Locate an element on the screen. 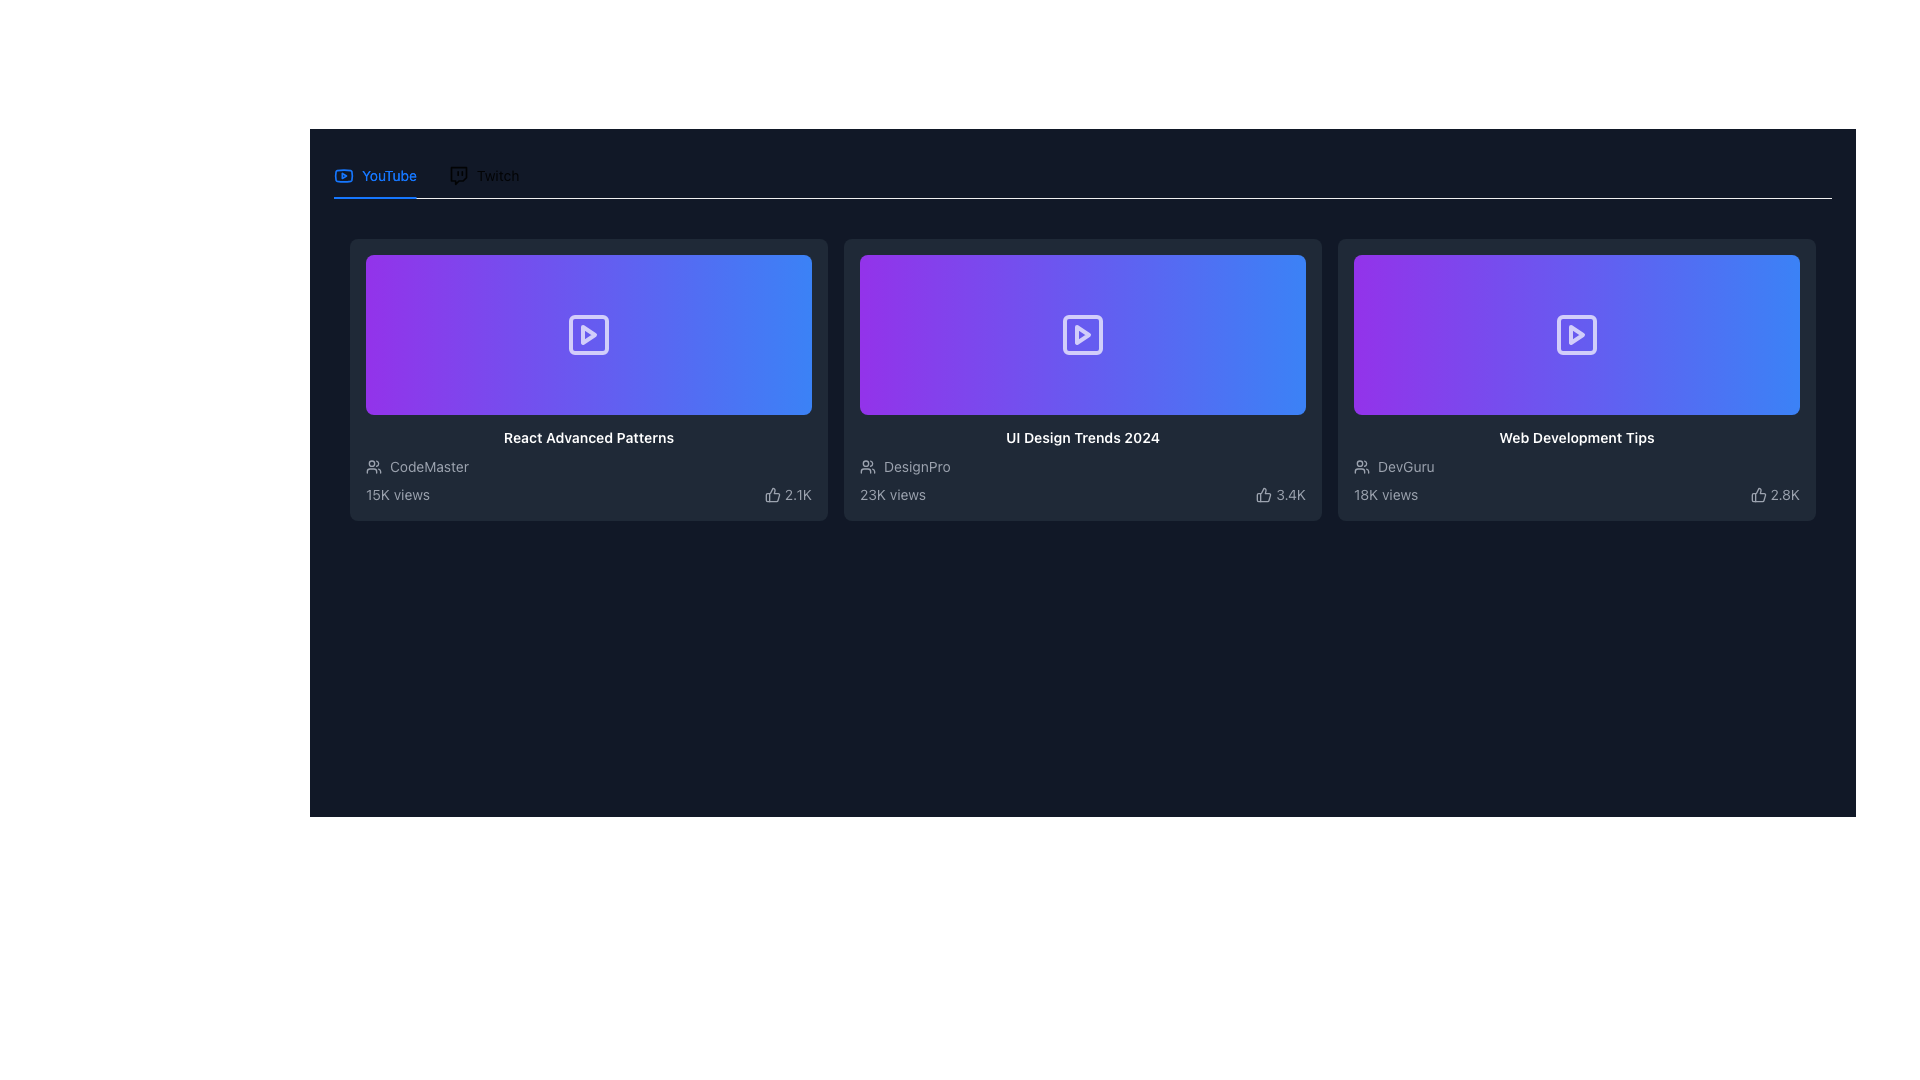 Image resolution: width=1920 pixels, height=1080 pixels. the third clickable video thumbnail located at the top-right of three thumbnails is located at coordinates (1576, 334).